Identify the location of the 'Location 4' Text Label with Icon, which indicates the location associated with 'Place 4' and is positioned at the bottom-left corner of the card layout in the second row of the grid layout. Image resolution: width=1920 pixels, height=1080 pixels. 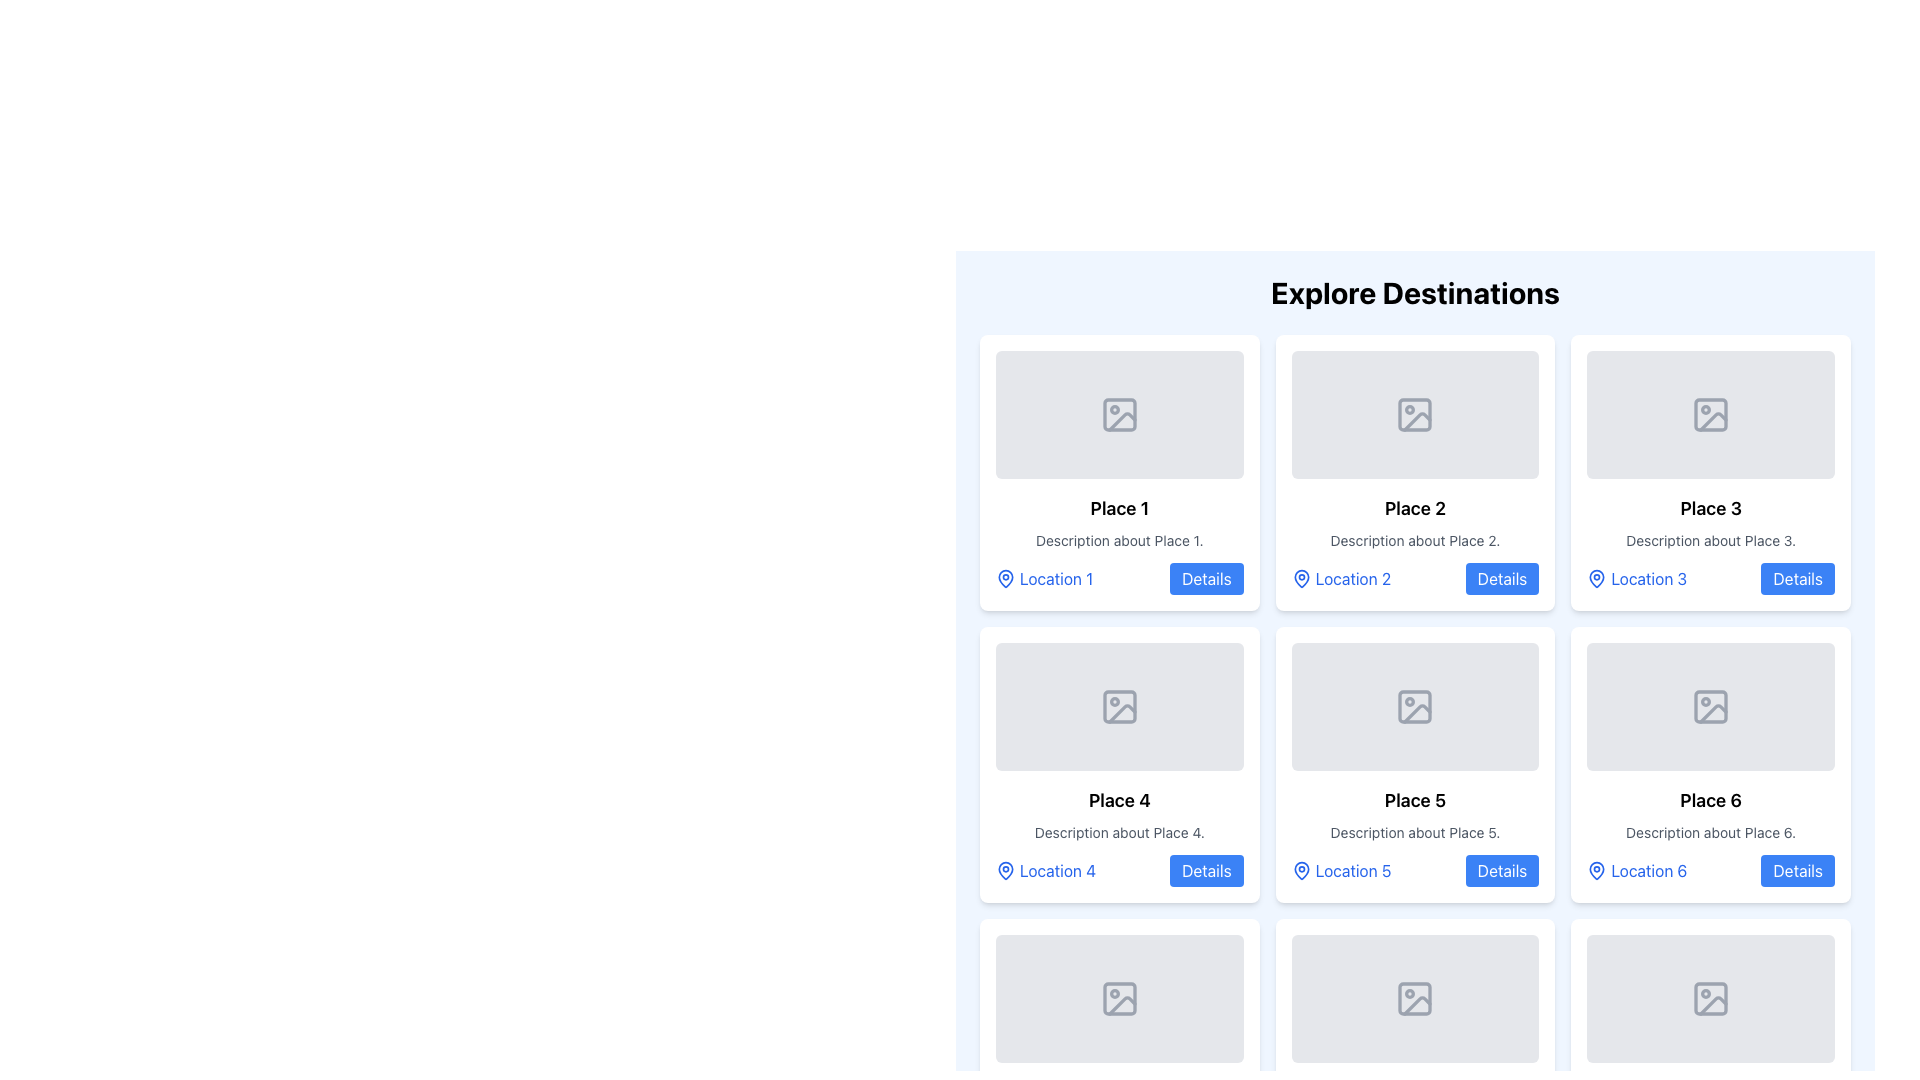
(1045, 870).